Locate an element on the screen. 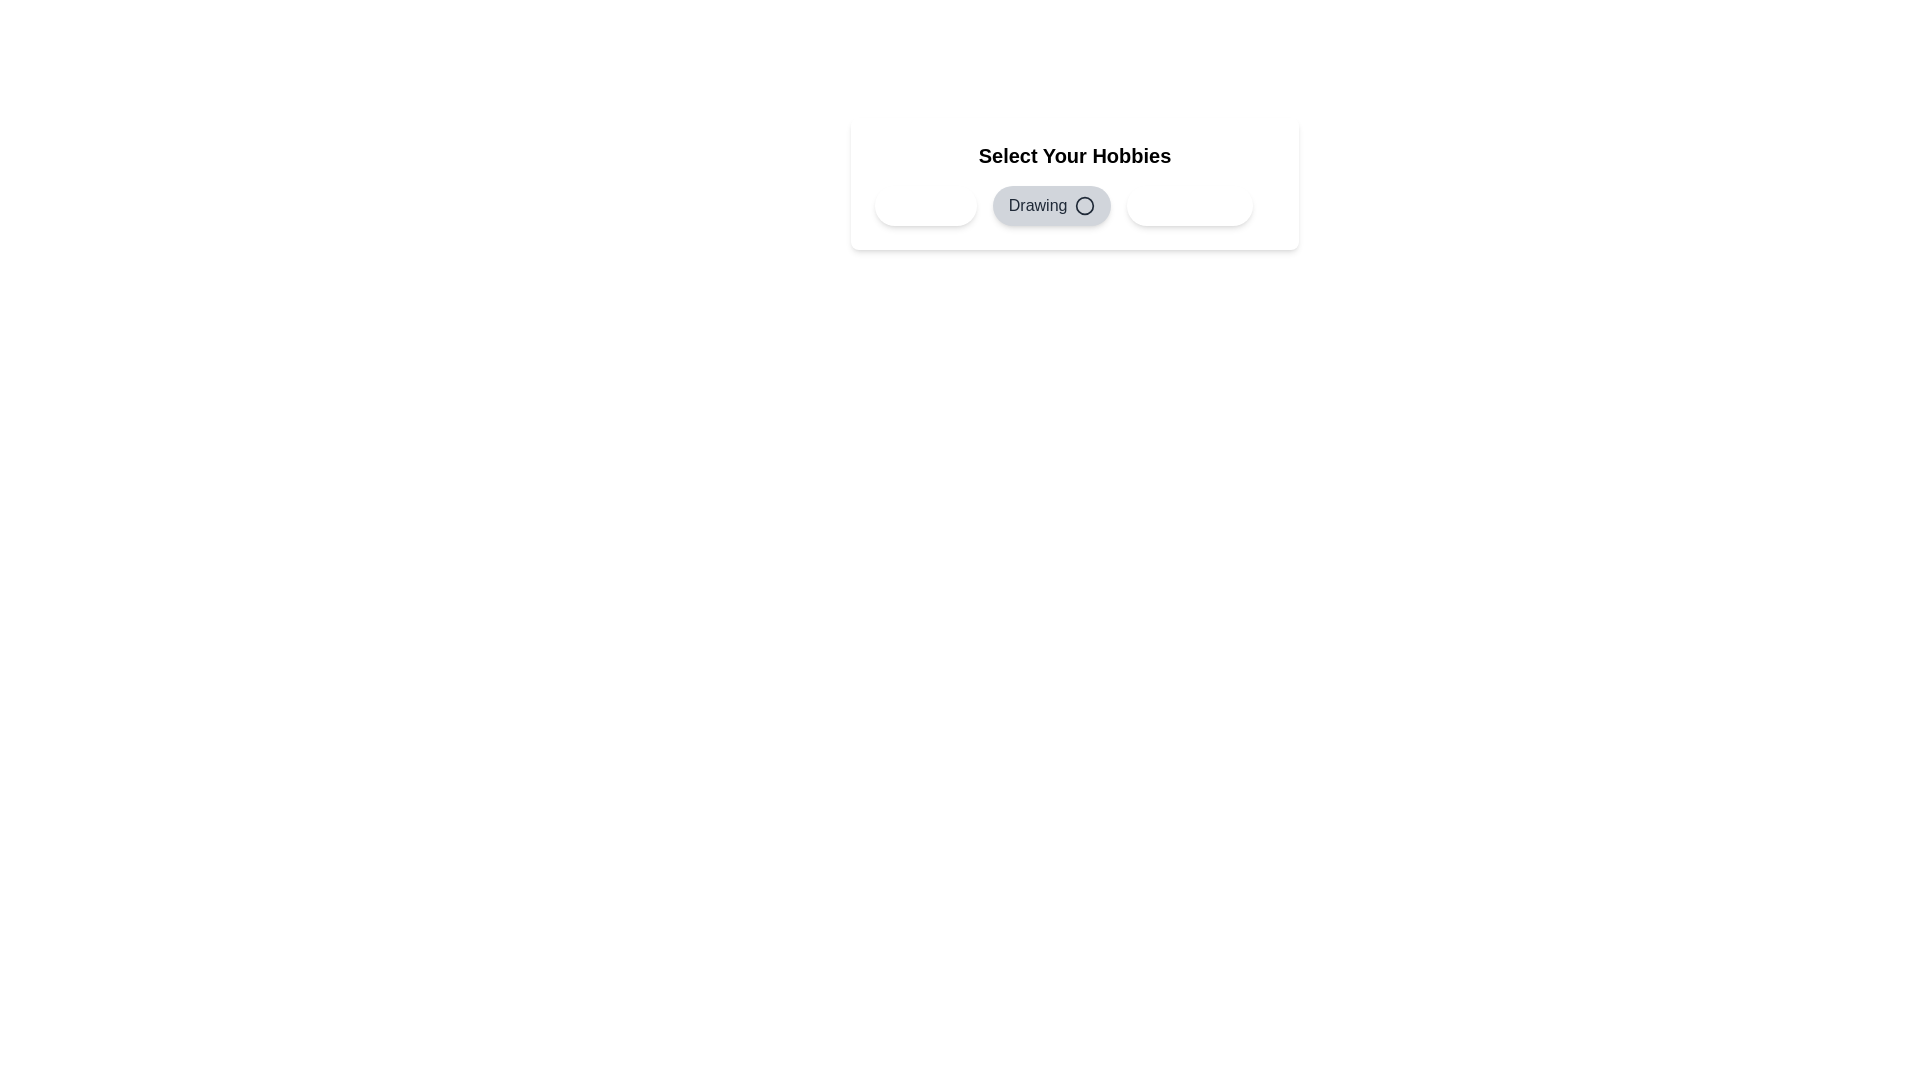 This screenshot has width=1920, height=1080. the hobby chip labeled Drawing to observe its styling changes is located at coordinates (1051, 205).